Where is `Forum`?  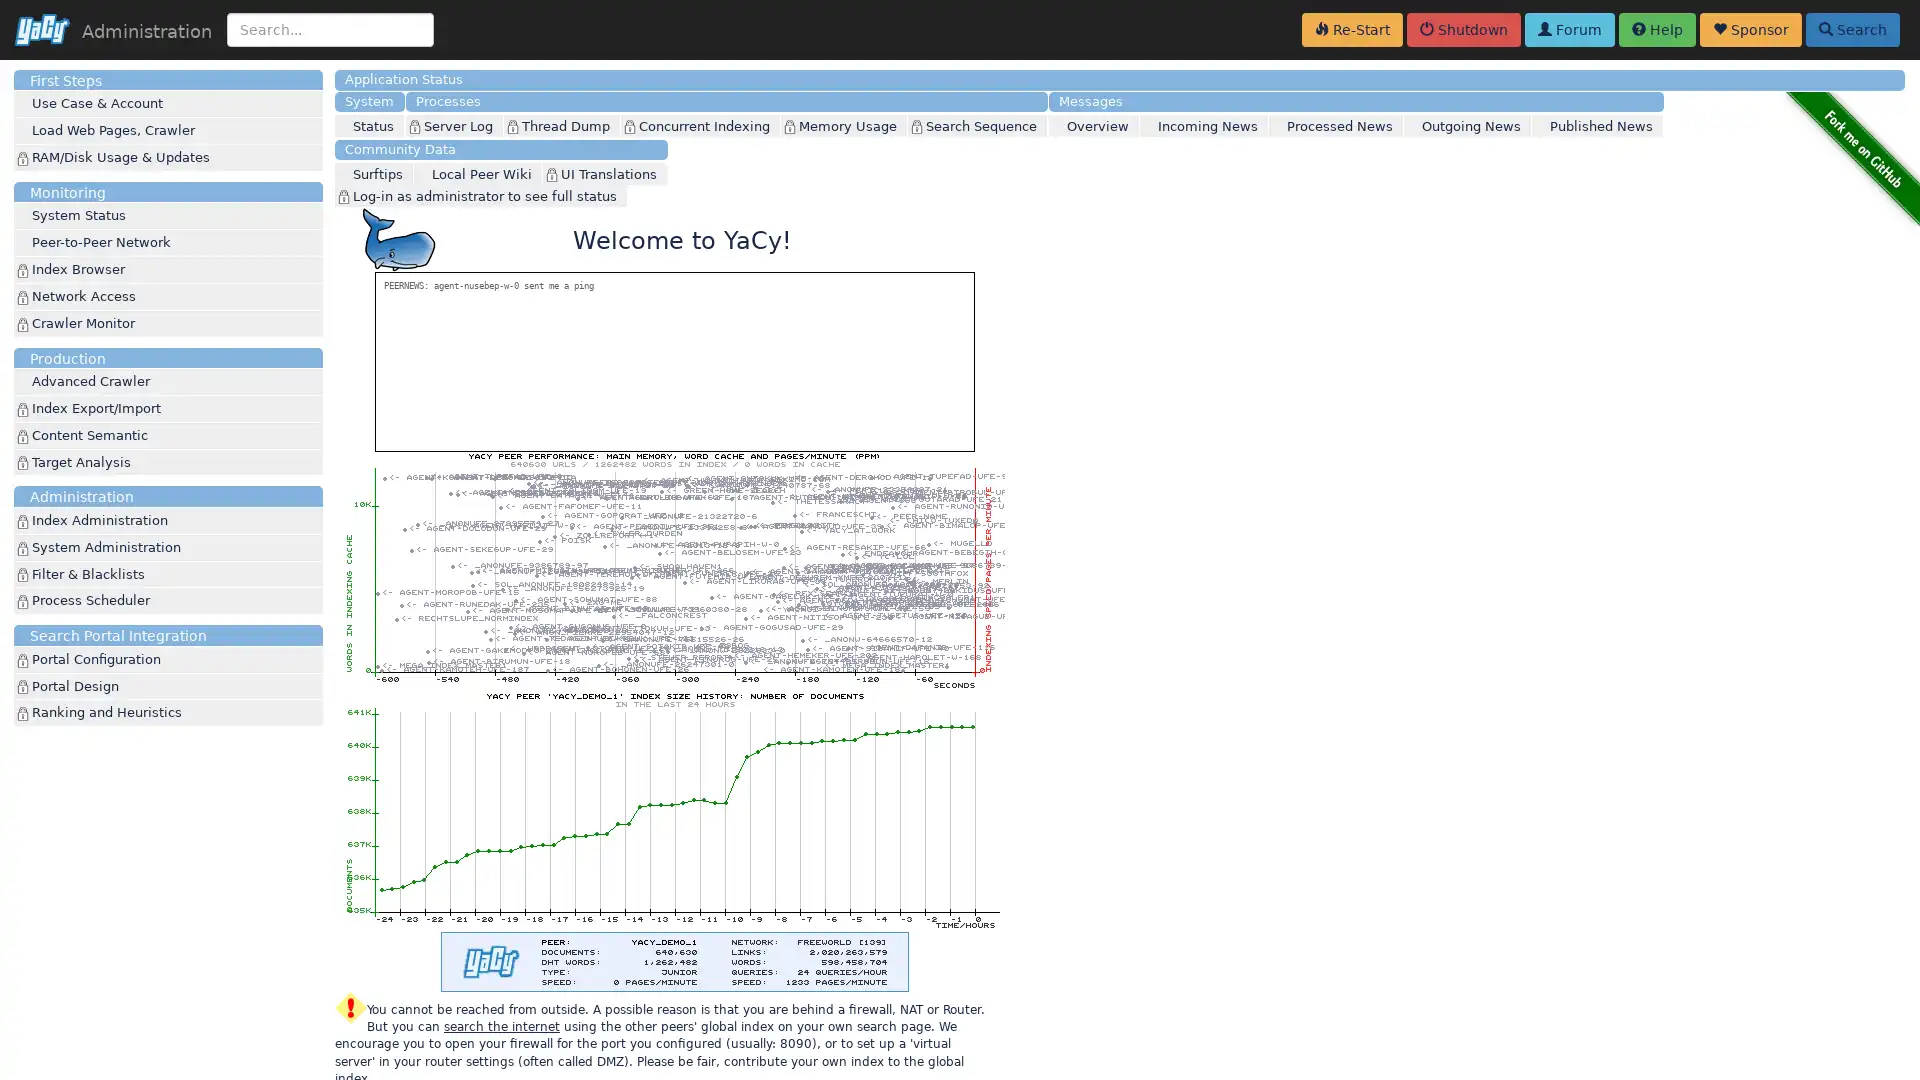
Forum is located at coordinates (1568, 30).